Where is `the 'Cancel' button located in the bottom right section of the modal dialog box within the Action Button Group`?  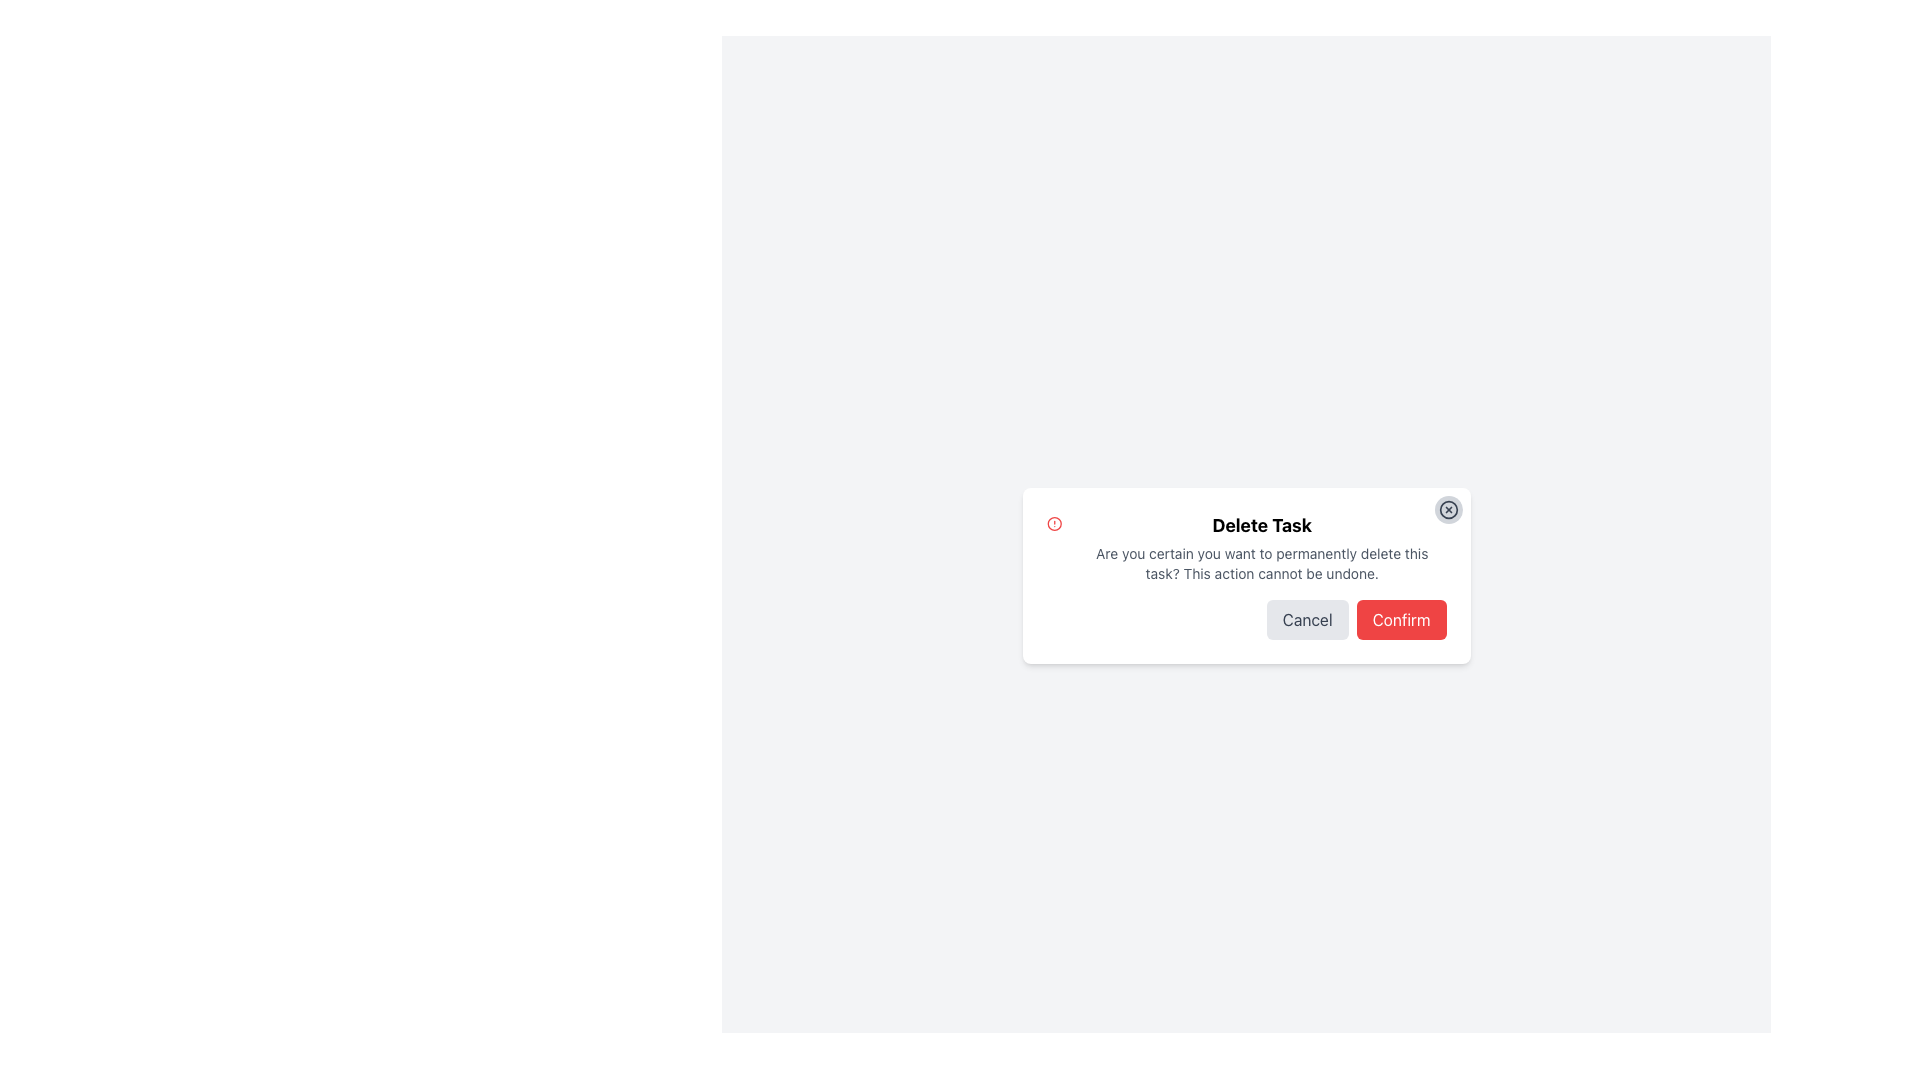
the 'Cancel' button located in the bottom right section of the modal dialog box within the Action Button Group is located at coordinates (1245, 619).